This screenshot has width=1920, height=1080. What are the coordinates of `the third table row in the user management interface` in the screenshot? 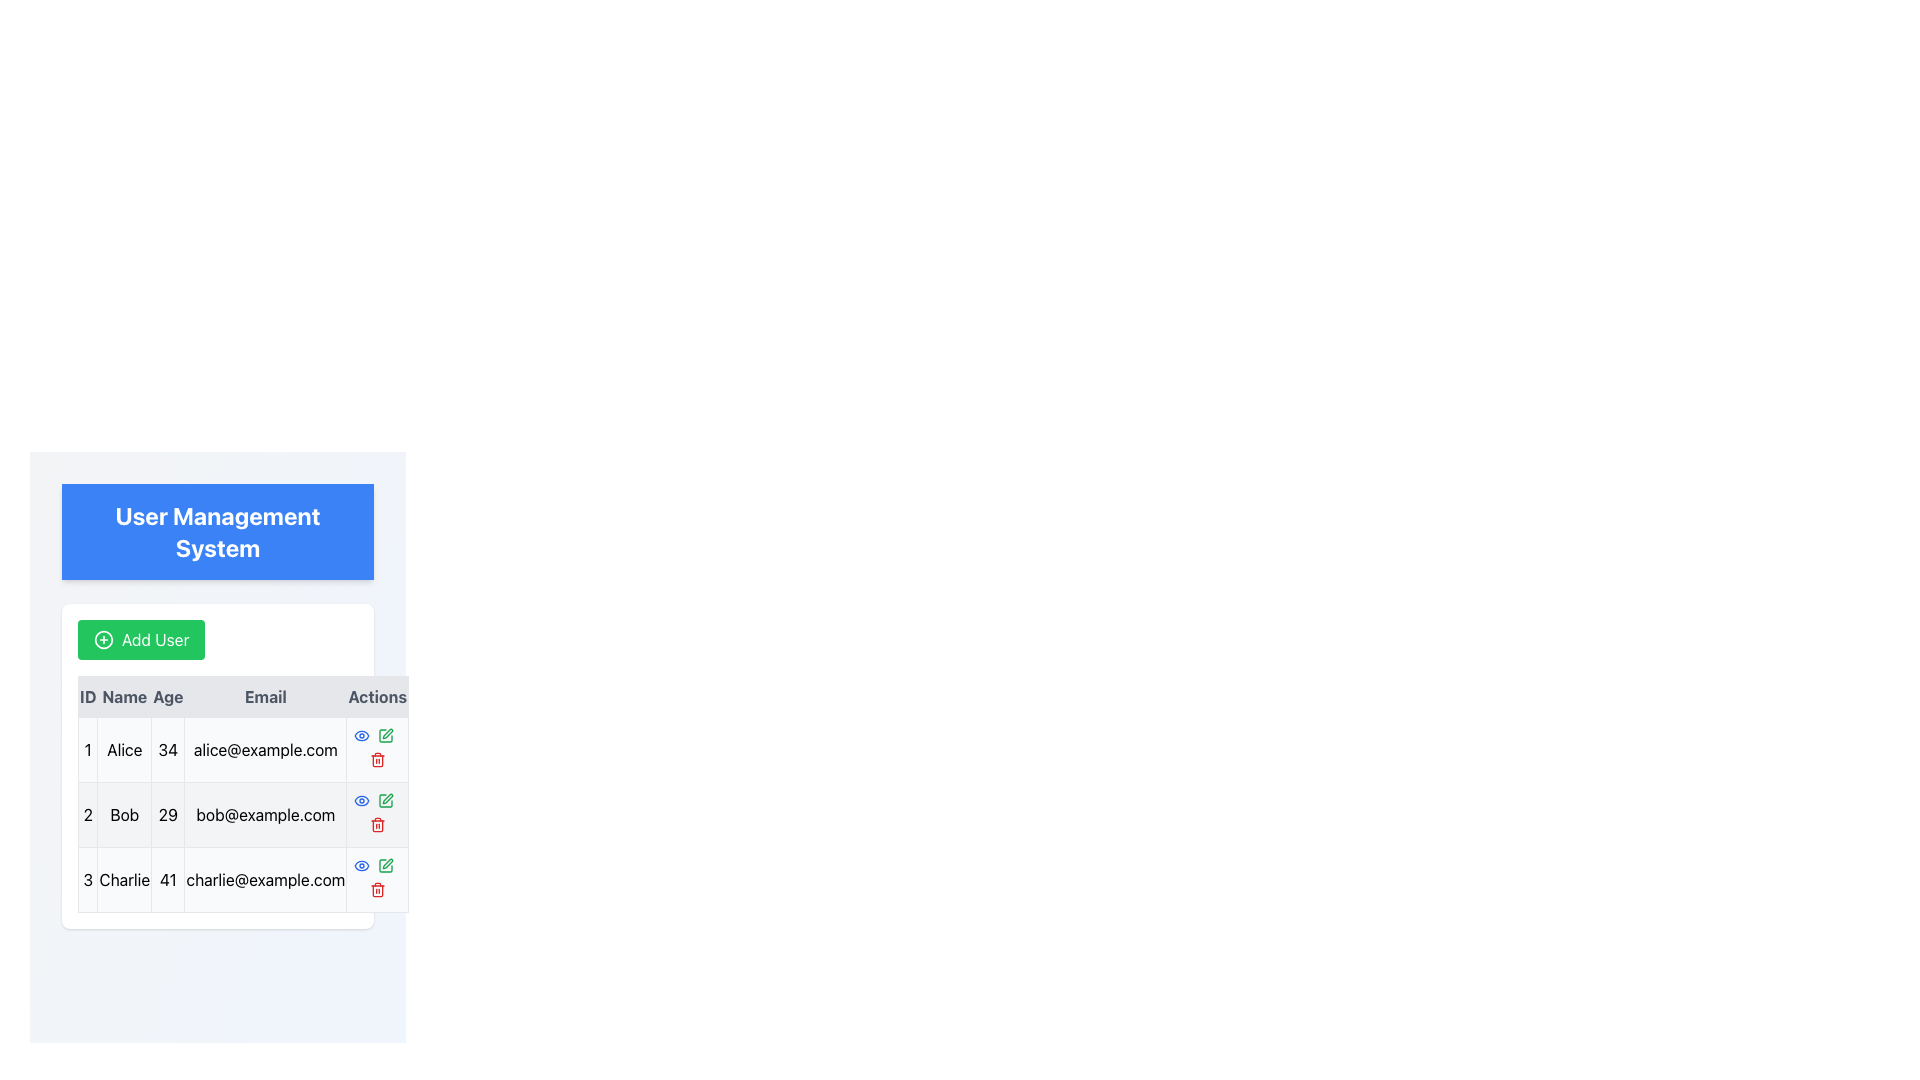 It's located at (242, 878).